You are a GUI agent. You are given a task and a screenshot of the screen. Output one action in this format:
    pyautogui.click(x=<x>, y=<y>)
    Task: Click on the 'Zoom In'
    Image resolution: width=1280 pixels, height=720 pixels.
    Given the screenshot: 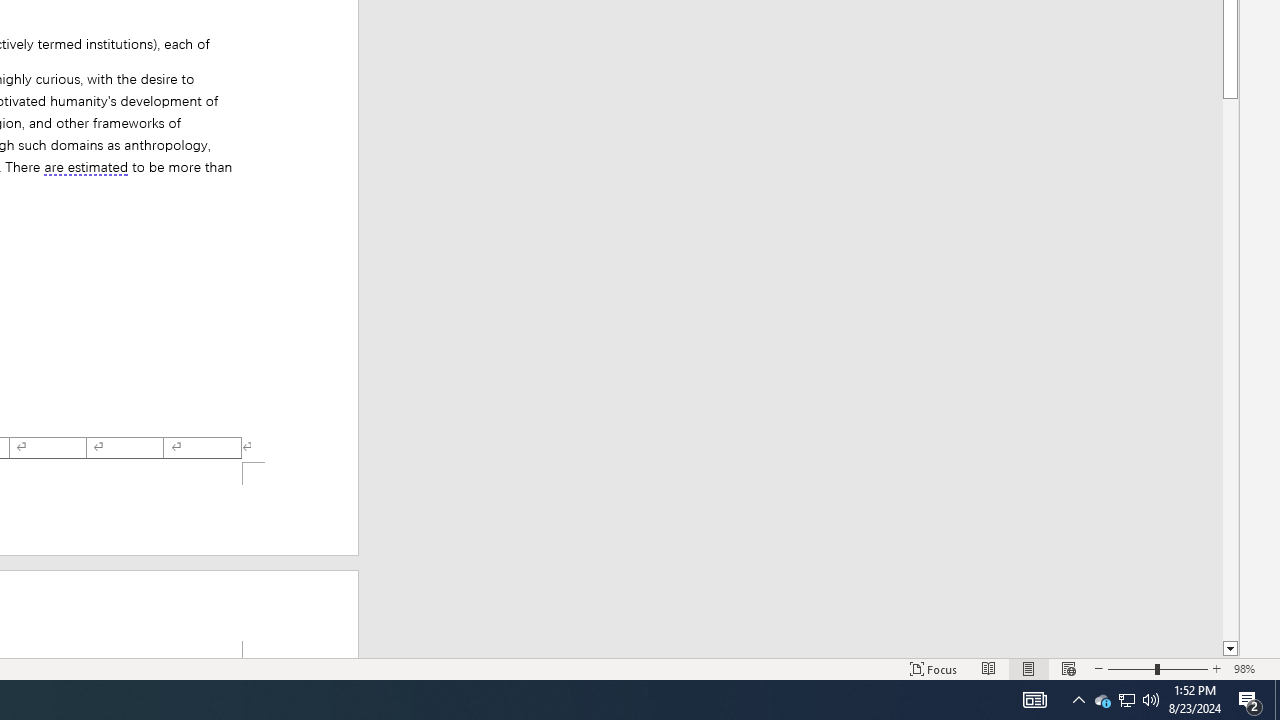 What is the action you would take?
    pyautogui.click(x=1216, y=669)
    